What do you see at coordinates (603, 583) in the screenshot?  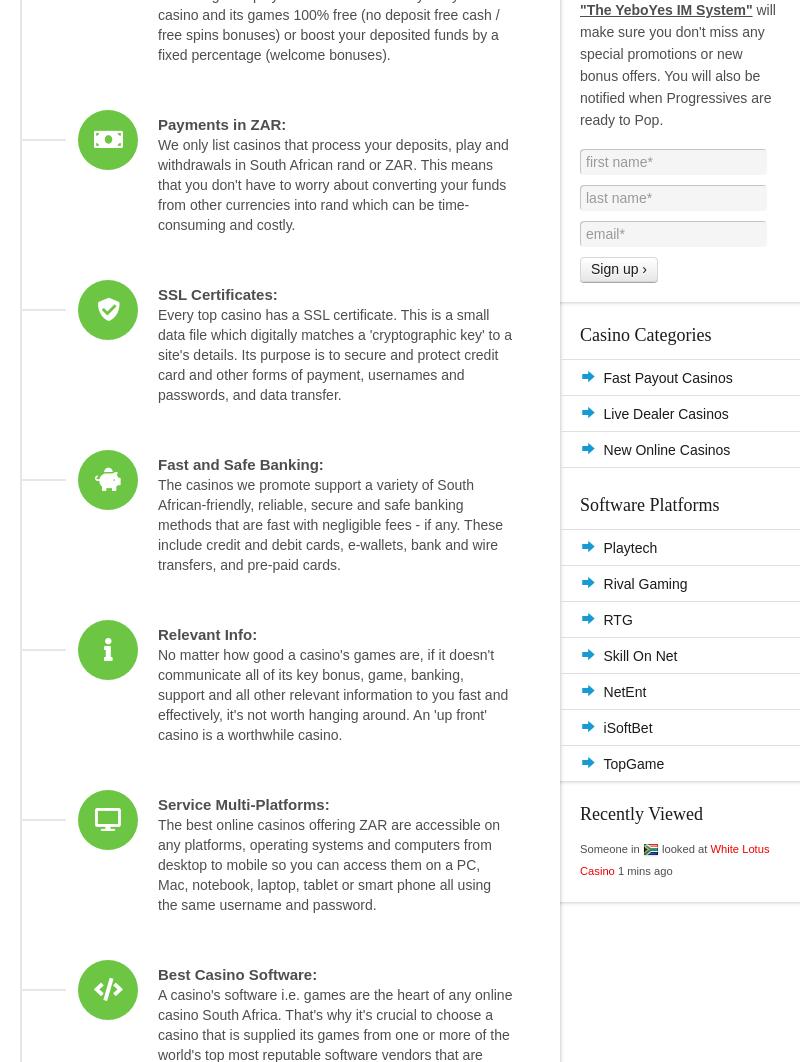 I see `'Rival Gaming'` at bounding box center [603, 583].